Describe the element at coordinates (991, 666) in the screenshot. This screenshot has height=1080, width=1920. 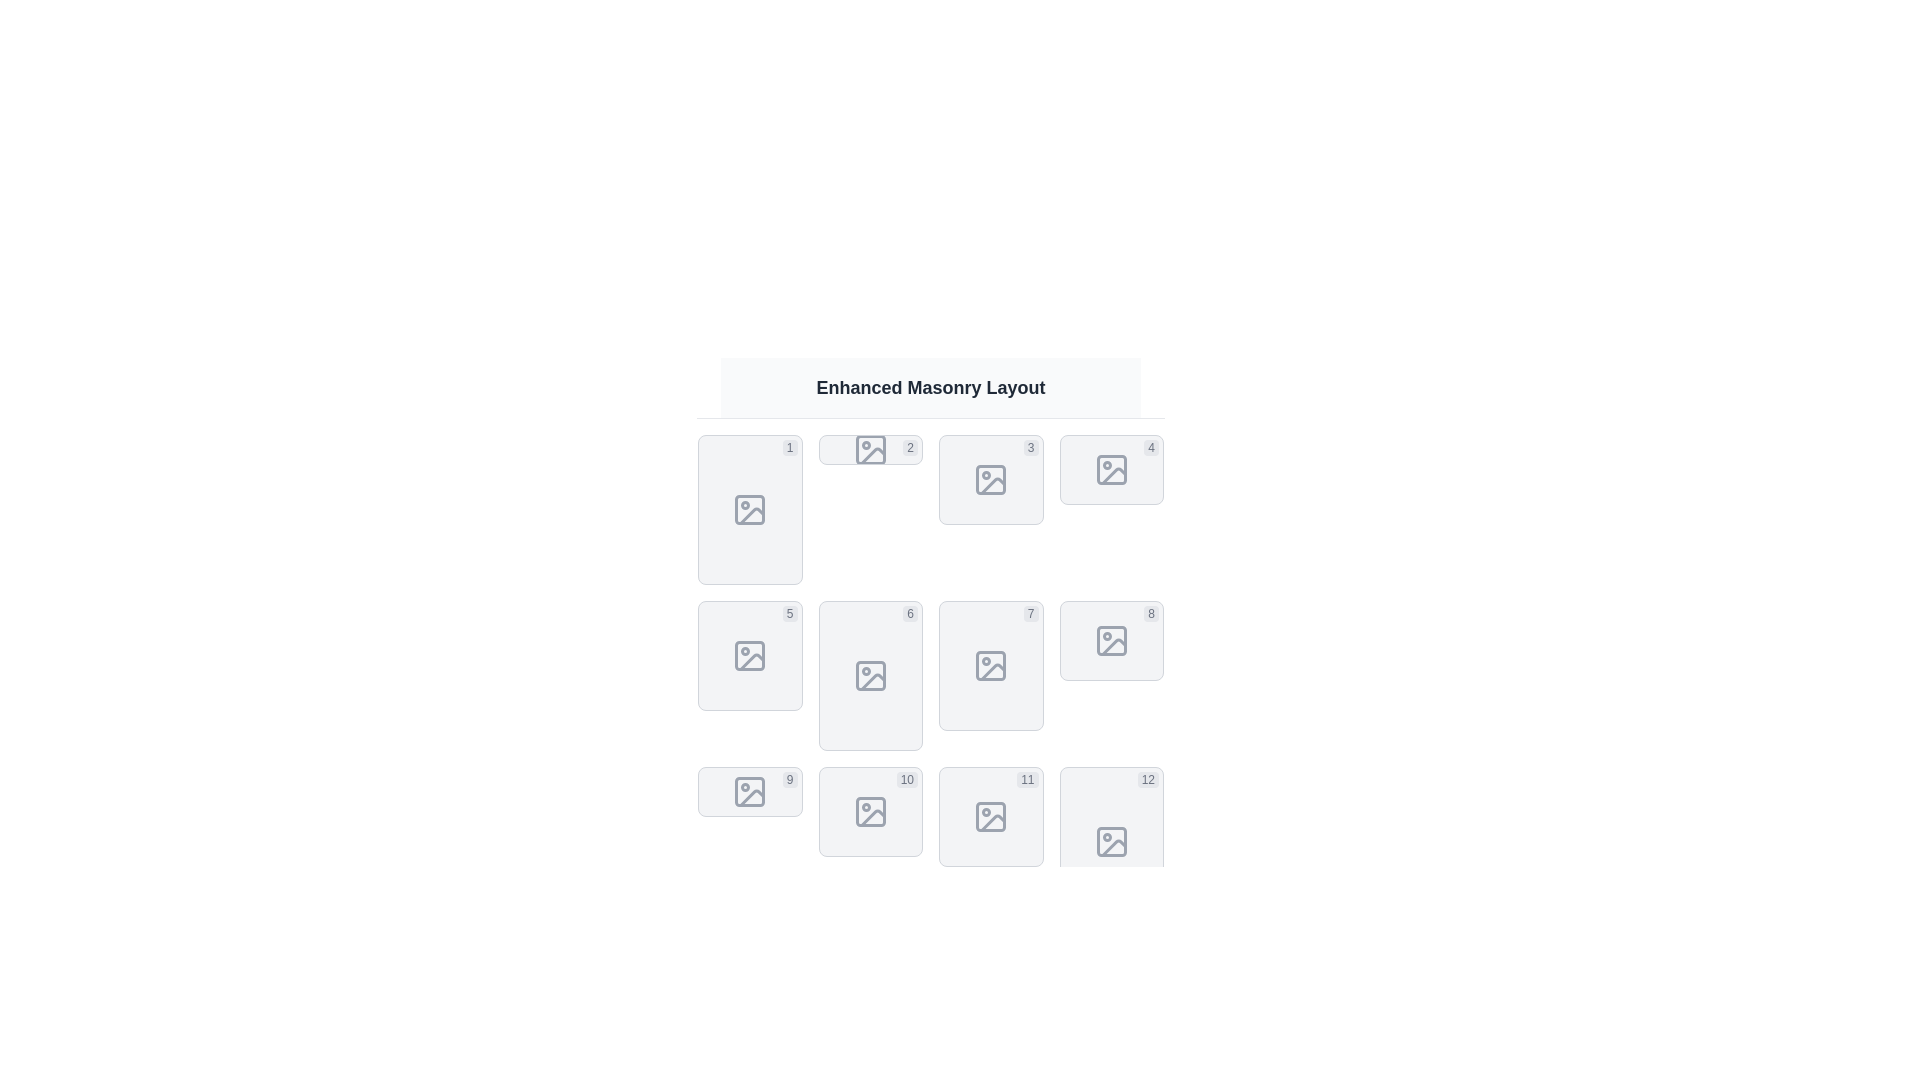
I see `the card that serves as a placeholder or identifier for content, positioned in the second row, third from the left in a grid layout` at that location.